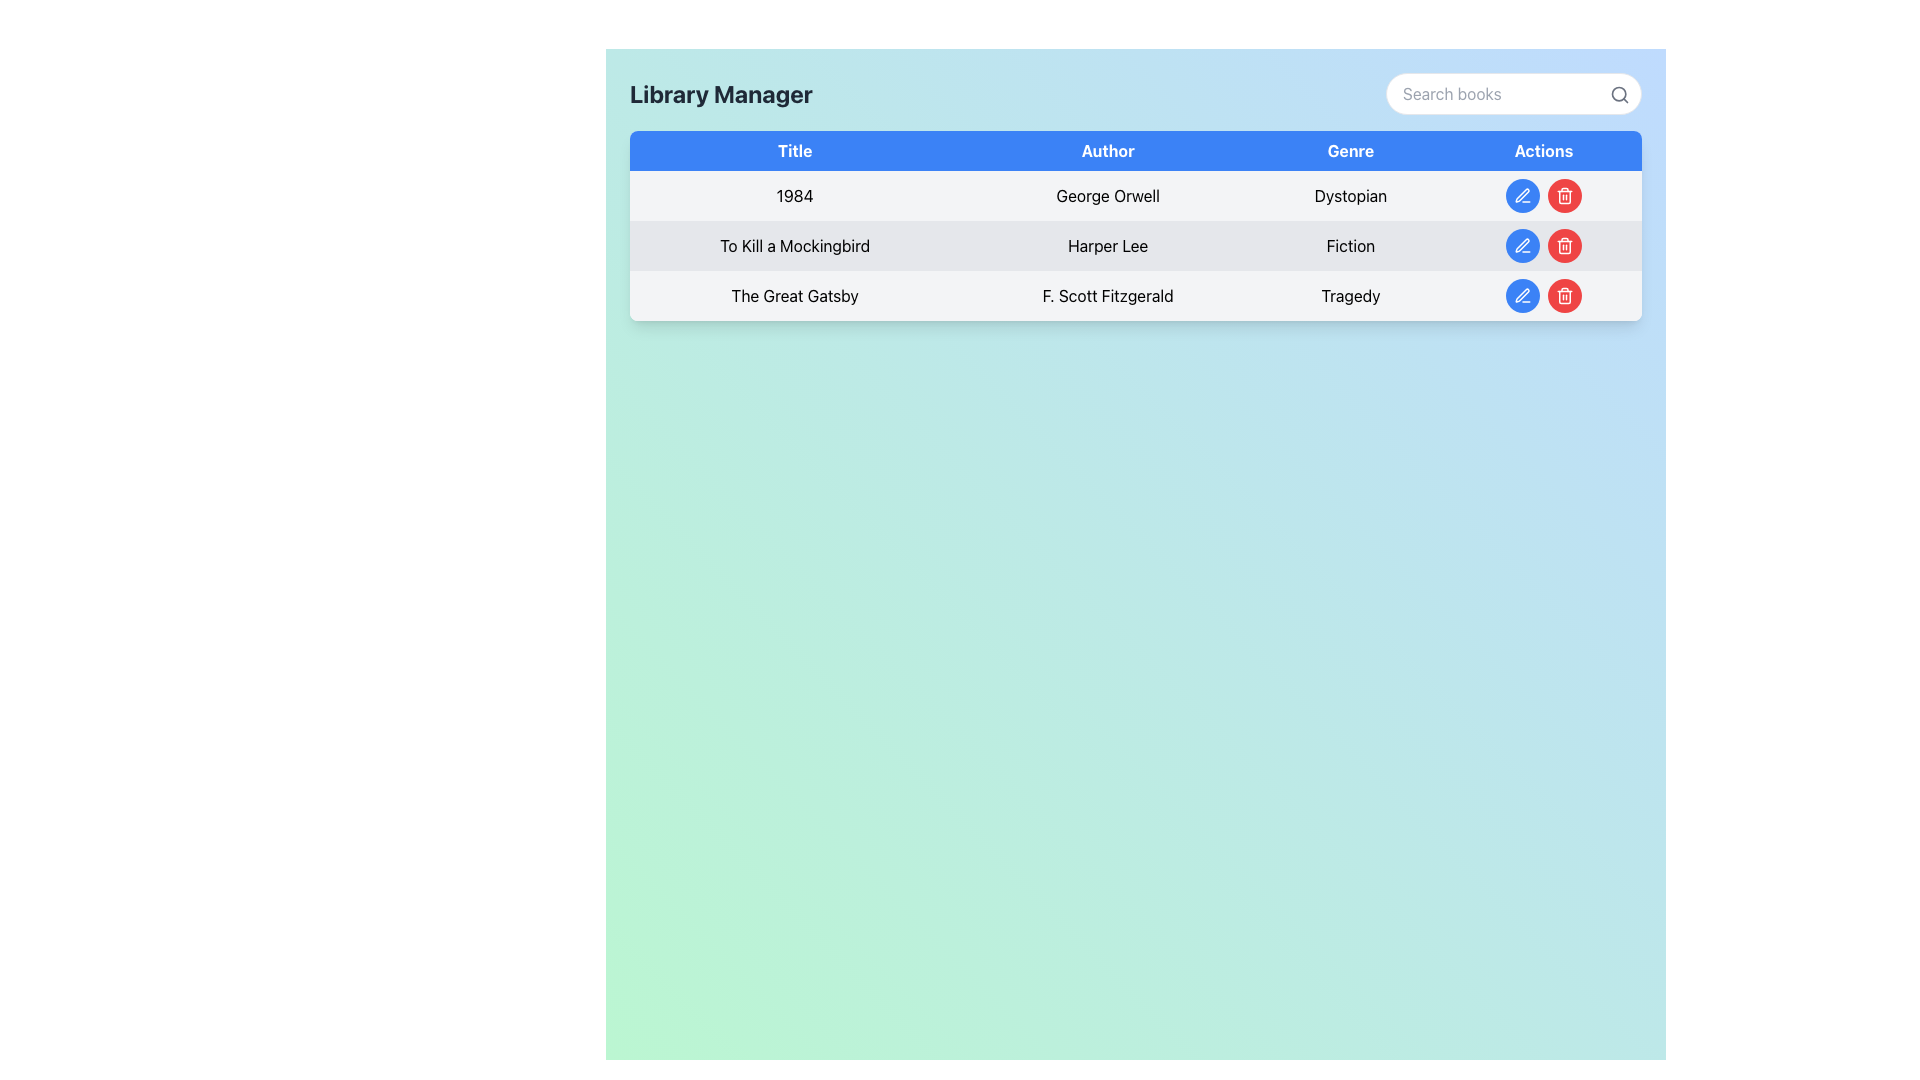 The image size is (1920, 1080). I want to click on the text label displaying '1984' in bold format located in the first column of the table row, so click(794, 196).